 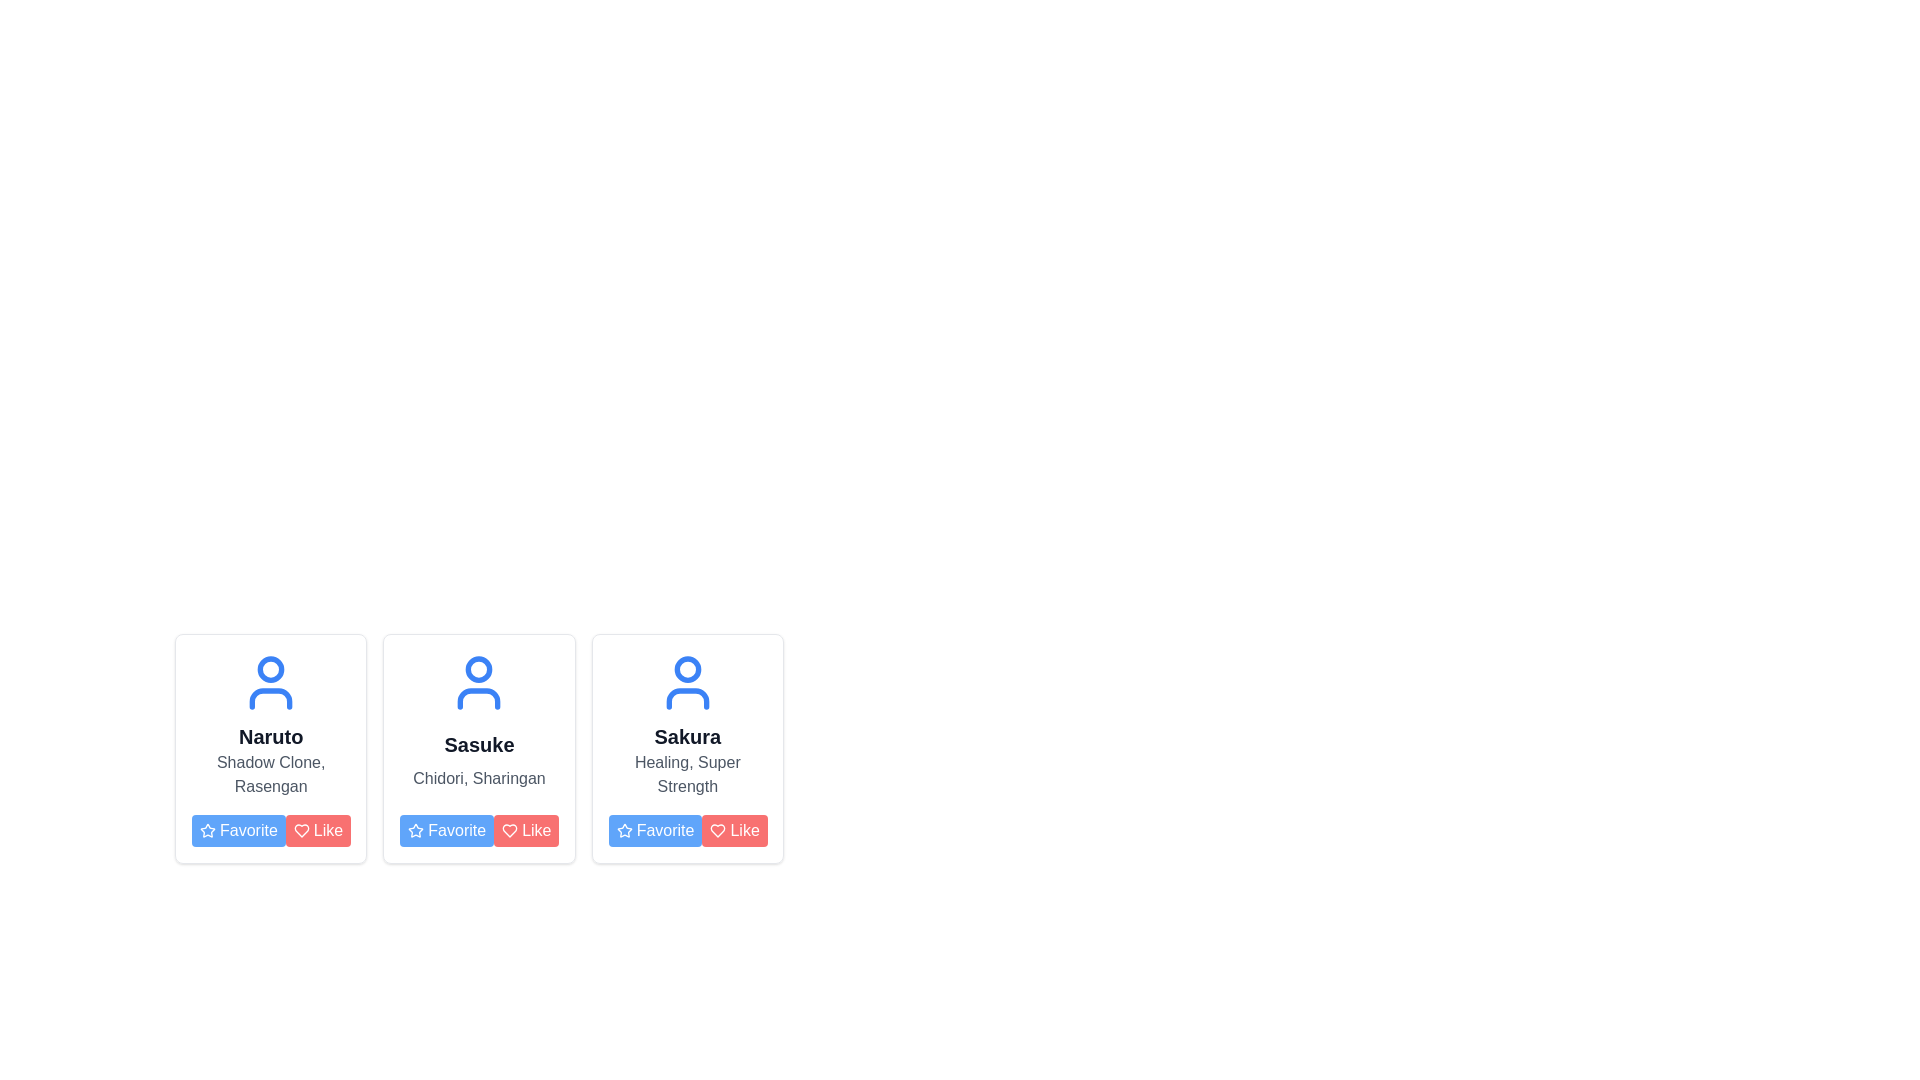 What do you see at coordinates (207, 830) in the screenshot?
I see `the blue star icon representing the favorite button located in the first profile card under the name 'Naruto'` at bounding box center [207, 830].